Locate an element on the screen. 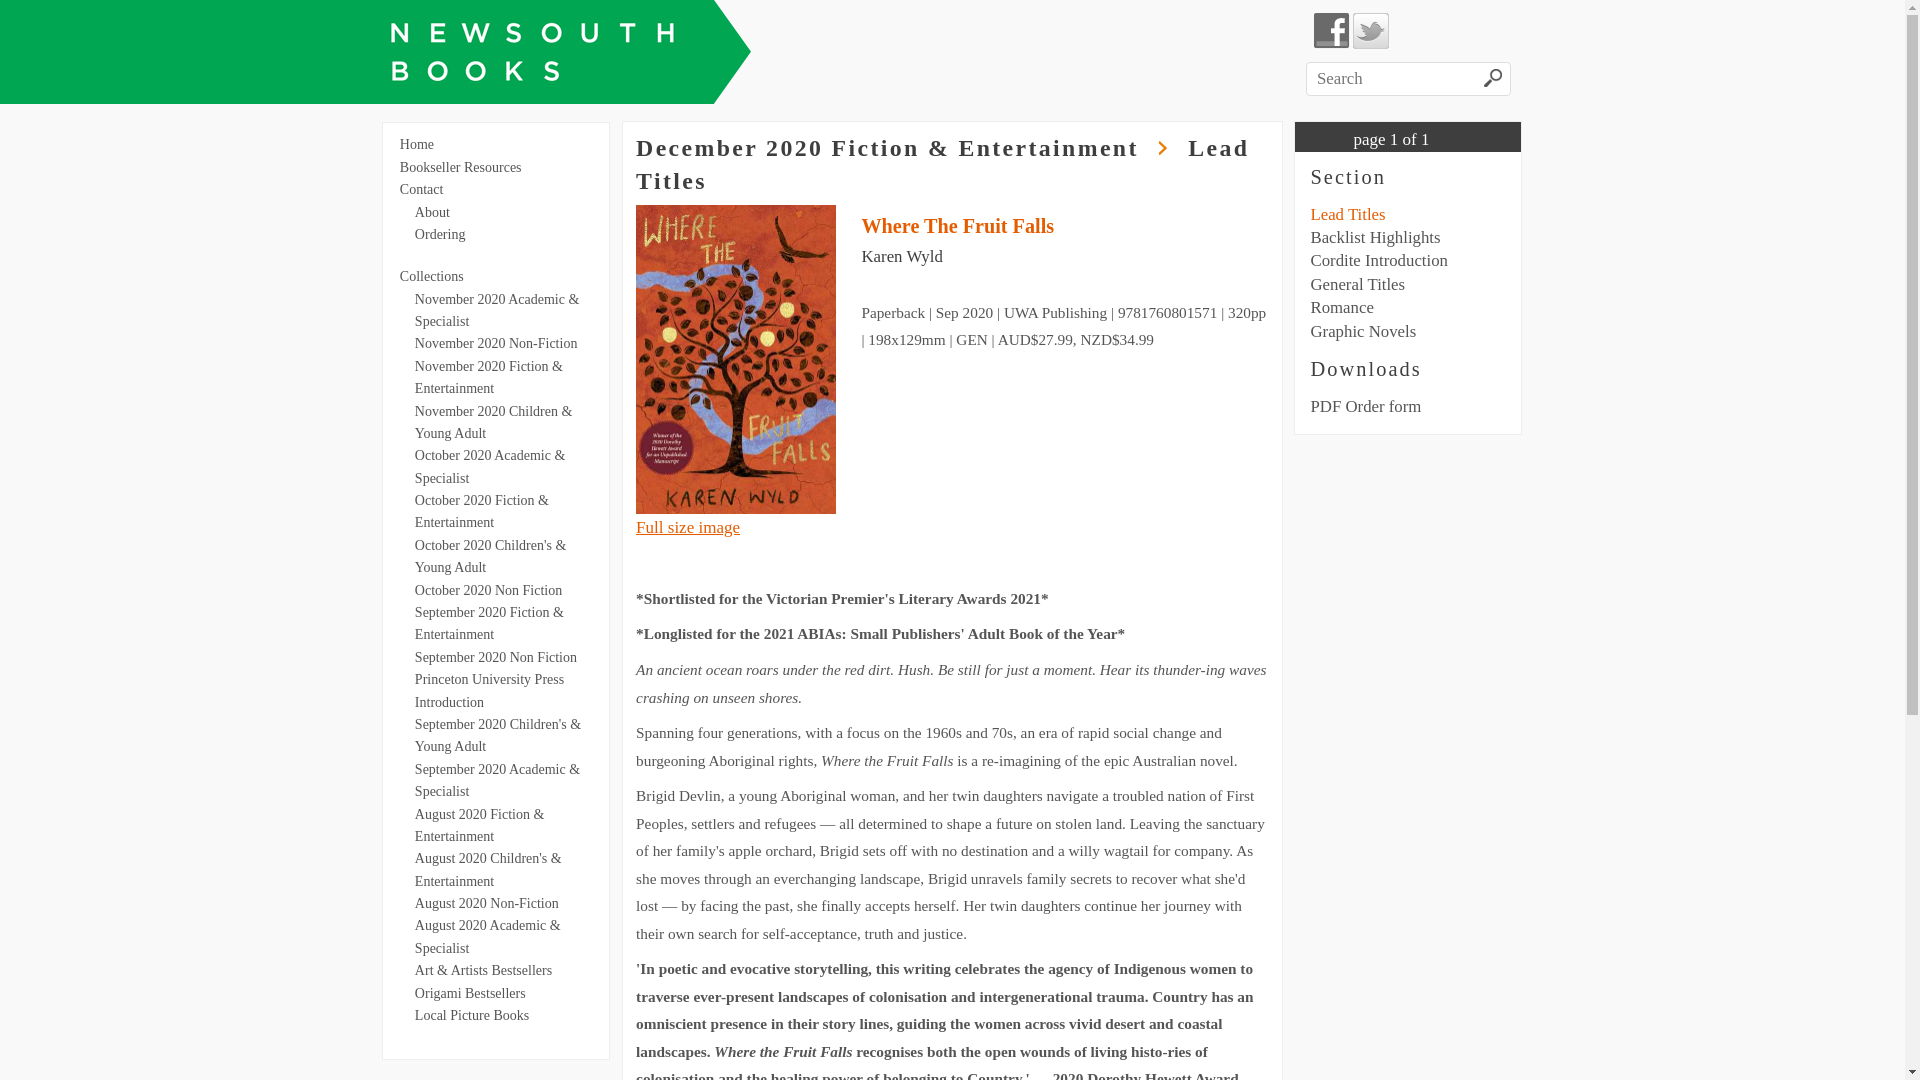 This screenshot has width=1920, height=1080. 'Twitter' is located at coordinates (1370, 30).